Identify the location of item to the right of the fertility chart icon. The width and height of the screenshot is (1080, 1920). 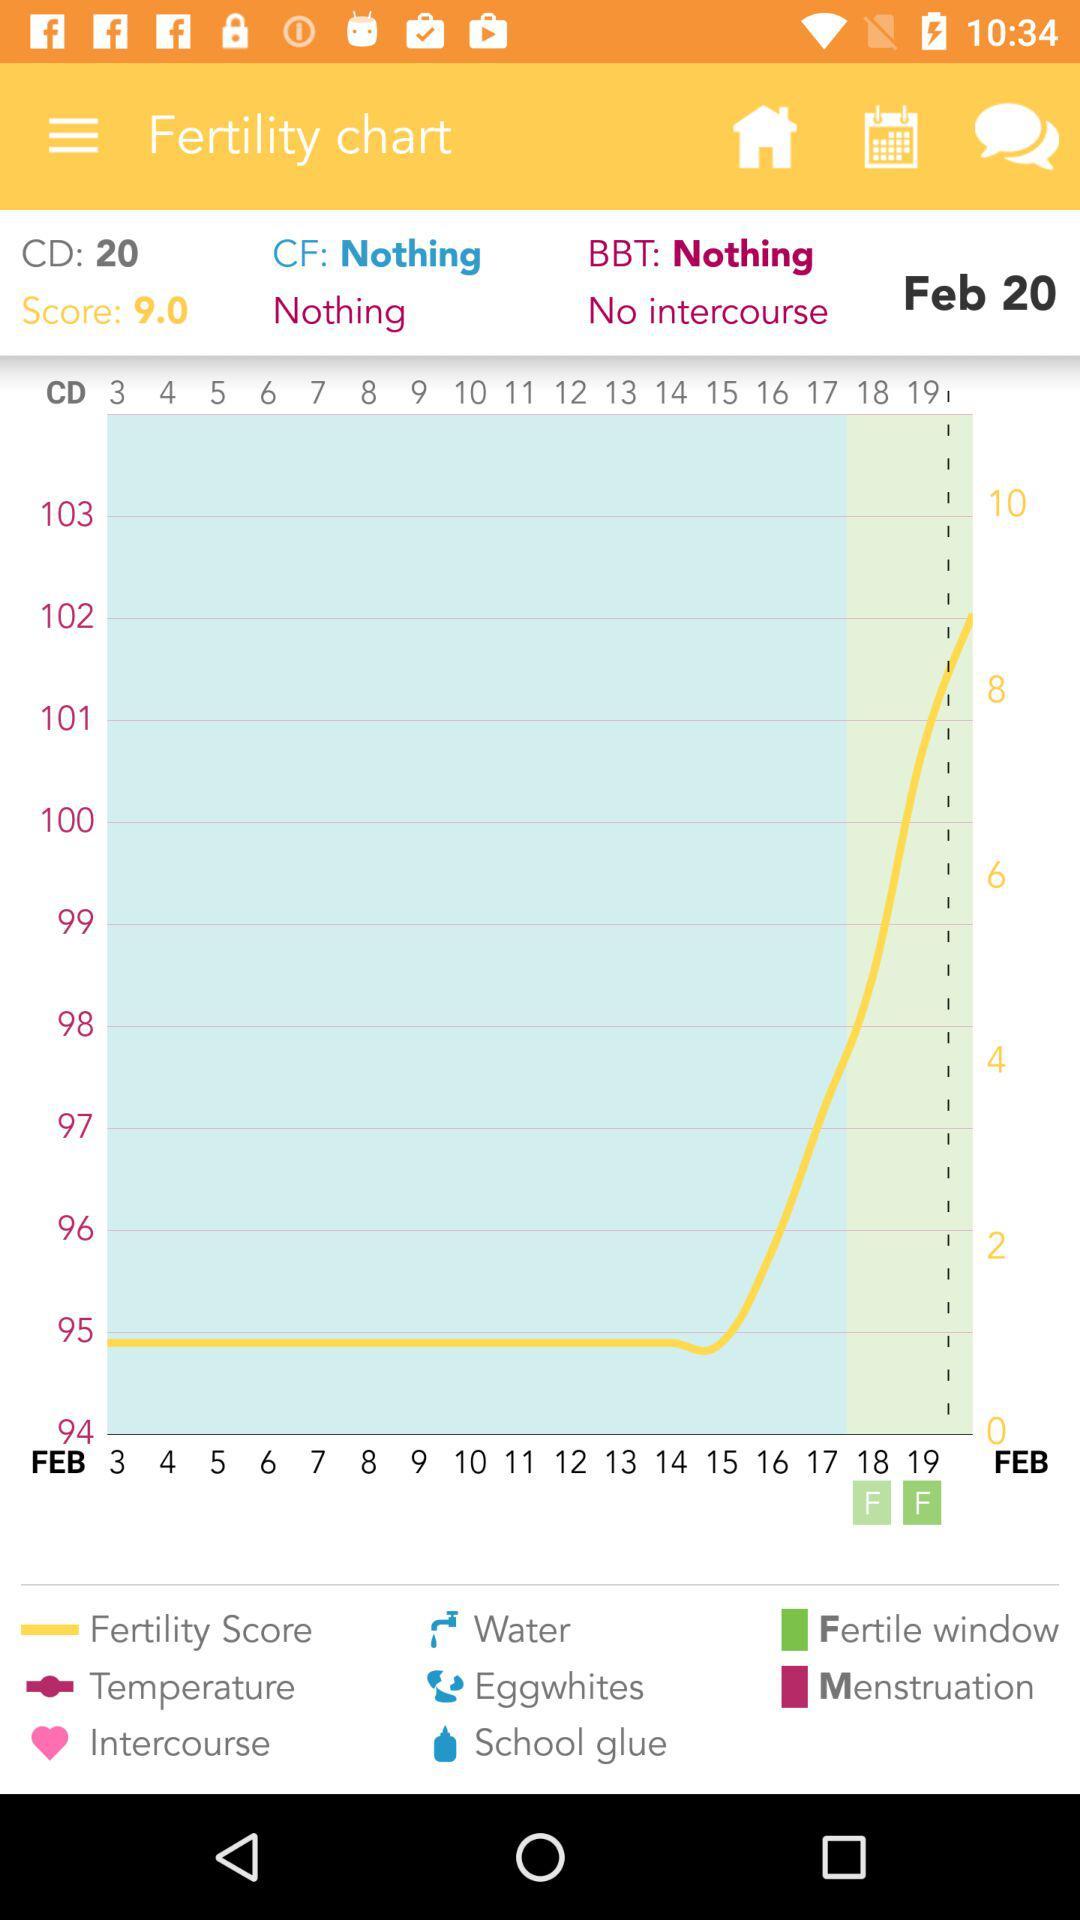
(764, 135).